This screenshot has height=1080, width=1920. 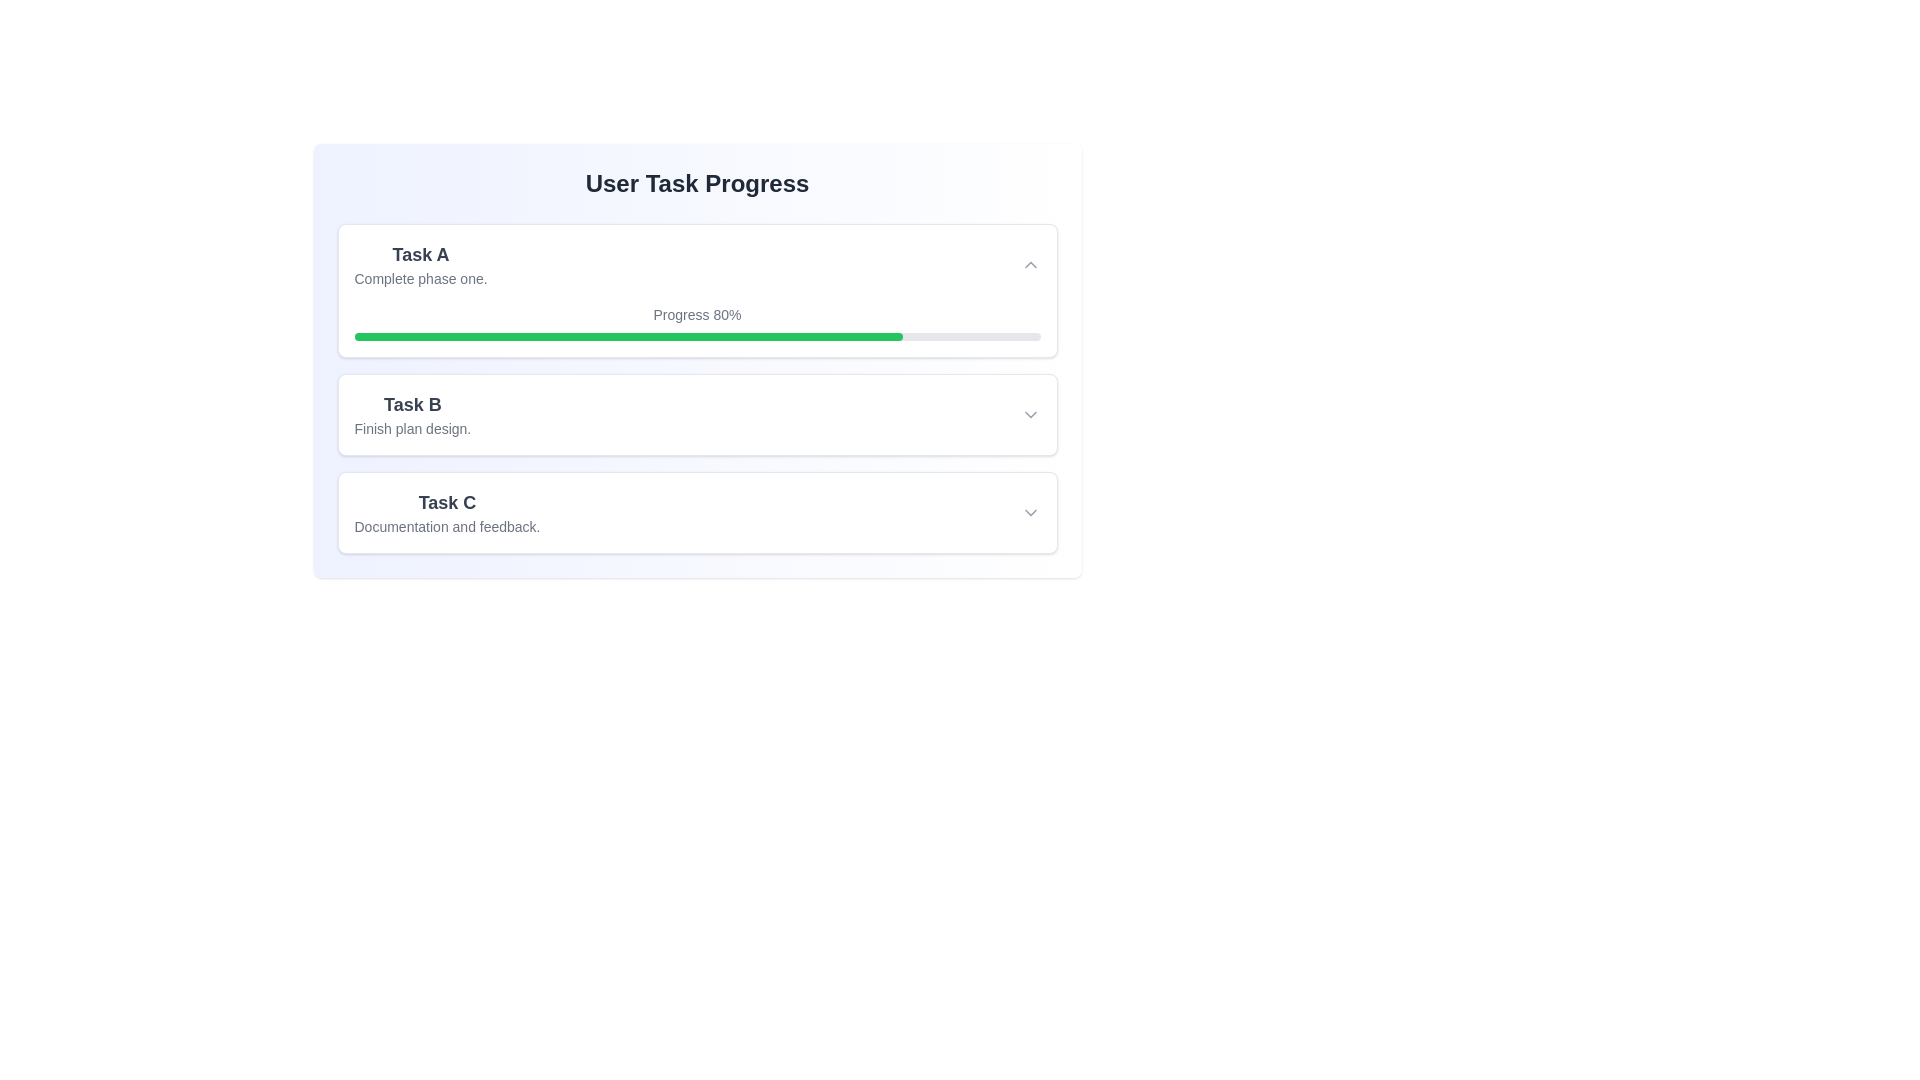 What do you see at coordinates (420, 253) in the screenshot?
I see `the 'Task A' text label, which is styled as a large bold font in gray color and positioned at the top-left corner of the first task card in the 'User Task Progress' interface` at bounding box center [420, 253].